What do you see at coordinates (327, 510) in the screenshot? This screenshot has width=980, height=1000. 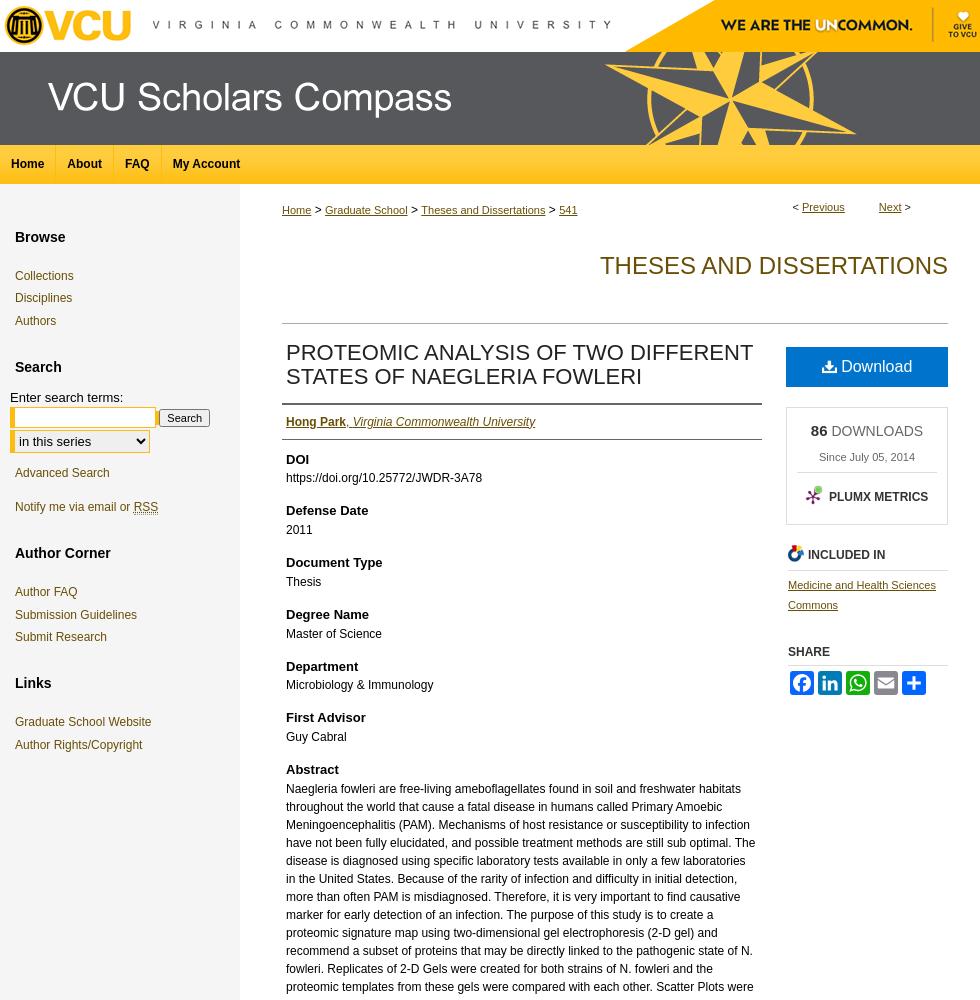 I see `'Defense Date'` at bounding box center [327, 510].